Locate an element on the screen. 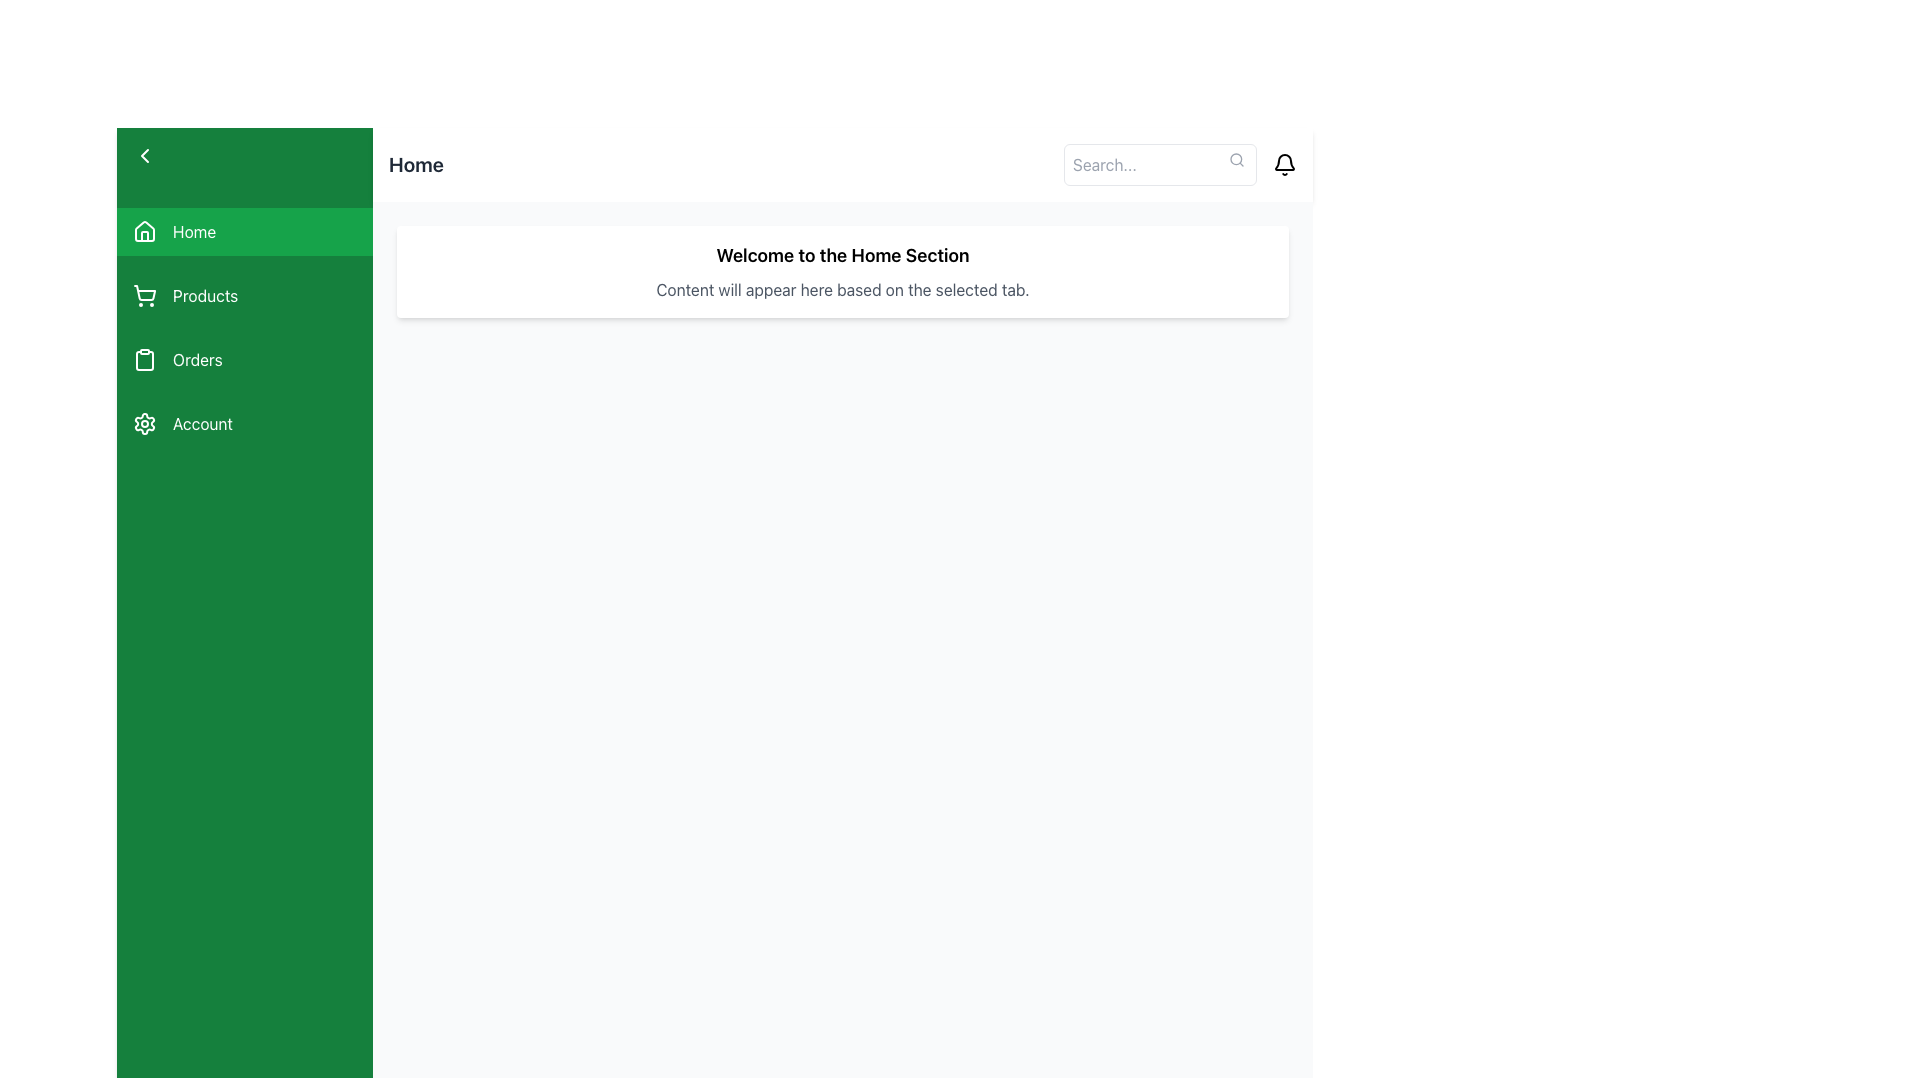 The width and height of the screenshot is (1920, 1080). the left-pointing chevron icon in the vertical navigation sidebar is located at coordinates (143, 154).